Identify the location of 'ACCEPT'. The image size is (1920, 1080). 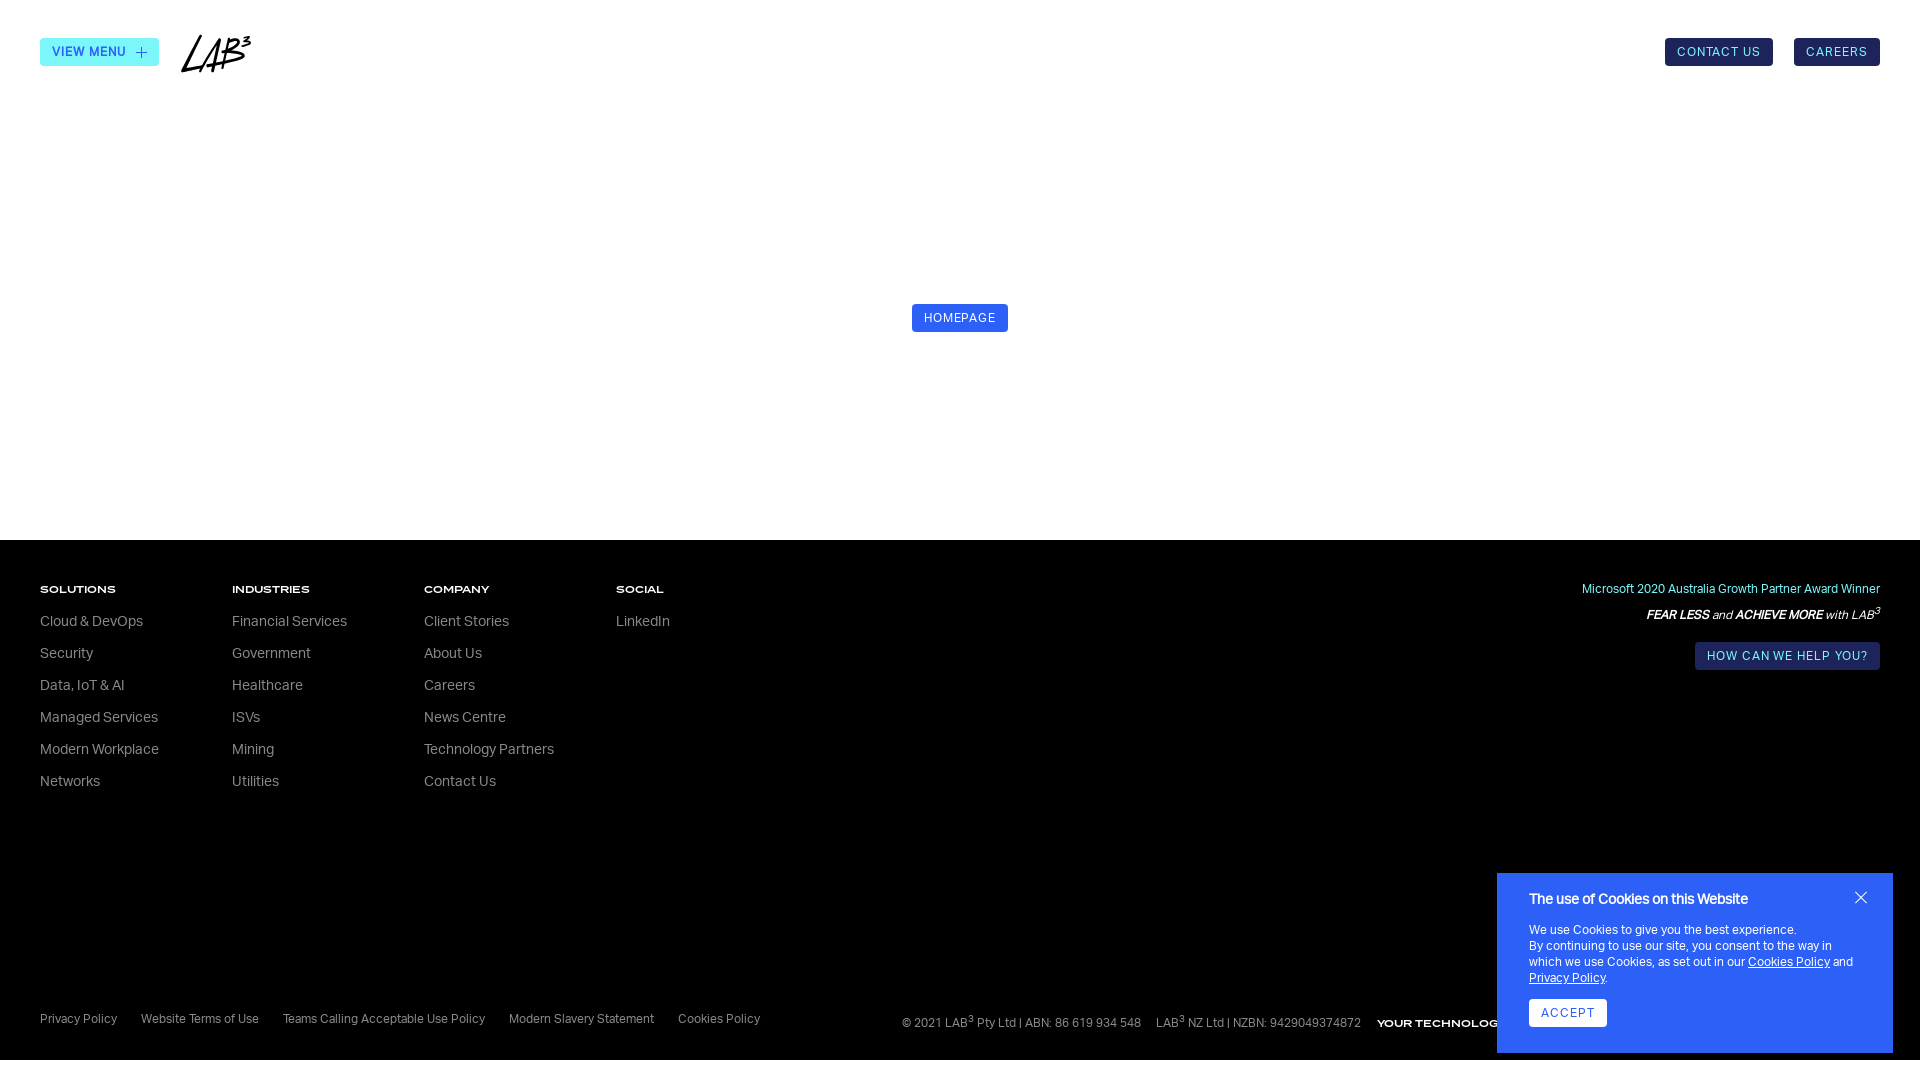
(1567, 1013).